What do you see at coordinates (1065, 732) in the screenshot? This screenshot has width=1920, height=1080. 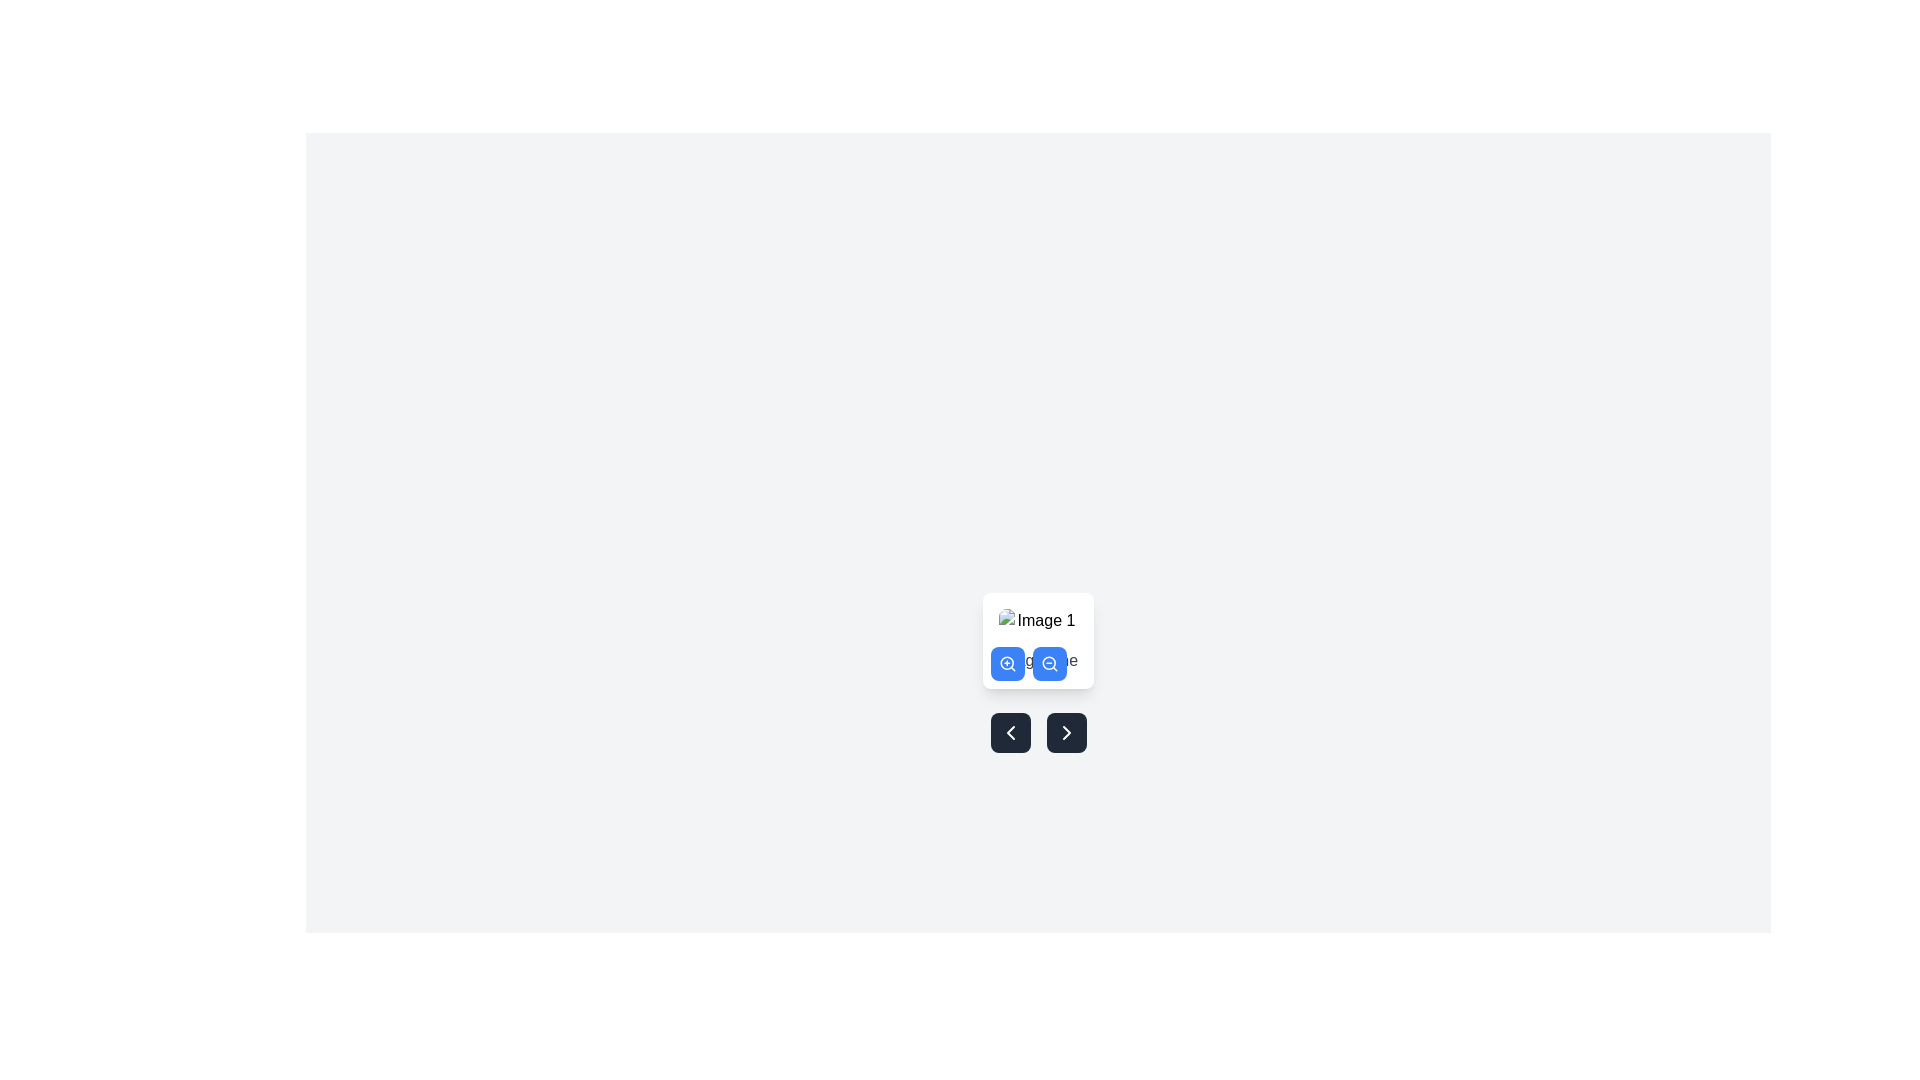 I see `the right-pointing chevron arrow icon located within the button` at bounding box center [1065, 732].